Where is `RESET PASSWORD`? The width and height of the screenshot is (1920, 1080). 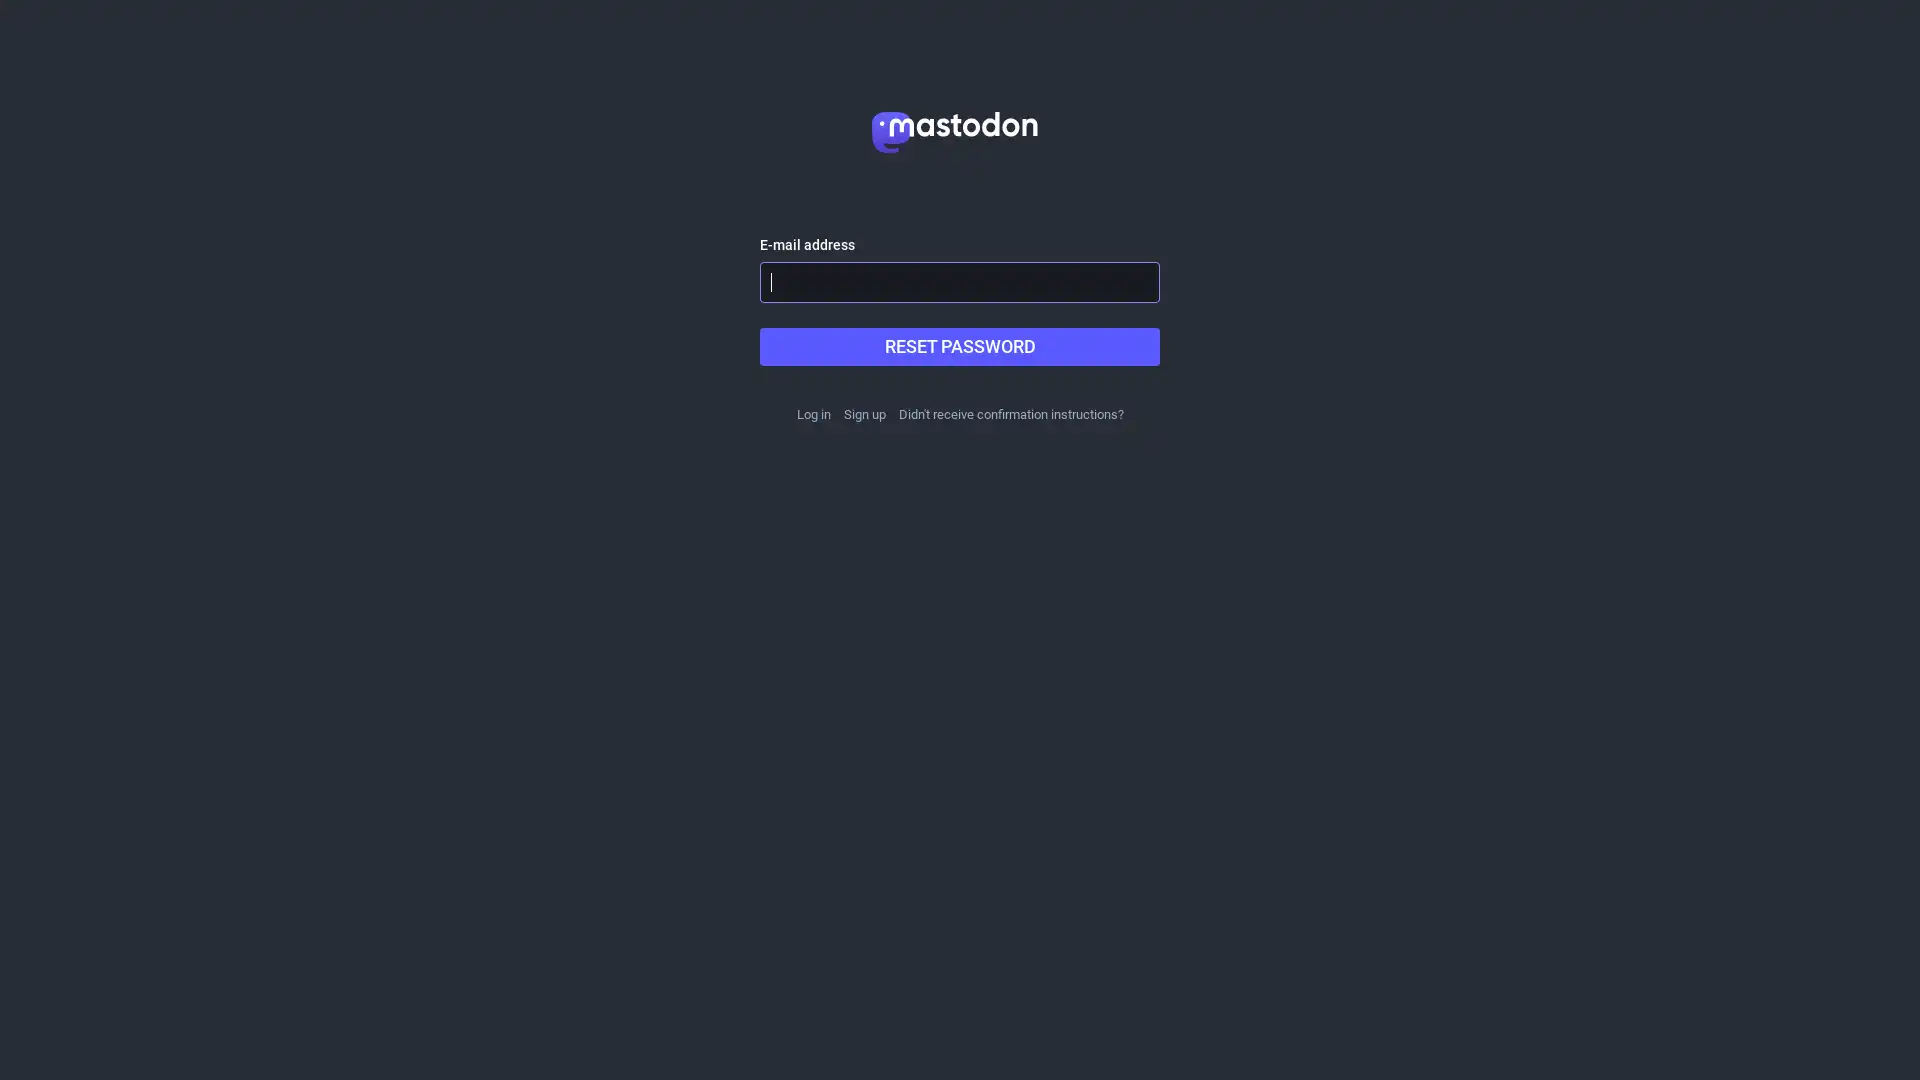 RESET PASSWORD is located at coordinates (960, 346).